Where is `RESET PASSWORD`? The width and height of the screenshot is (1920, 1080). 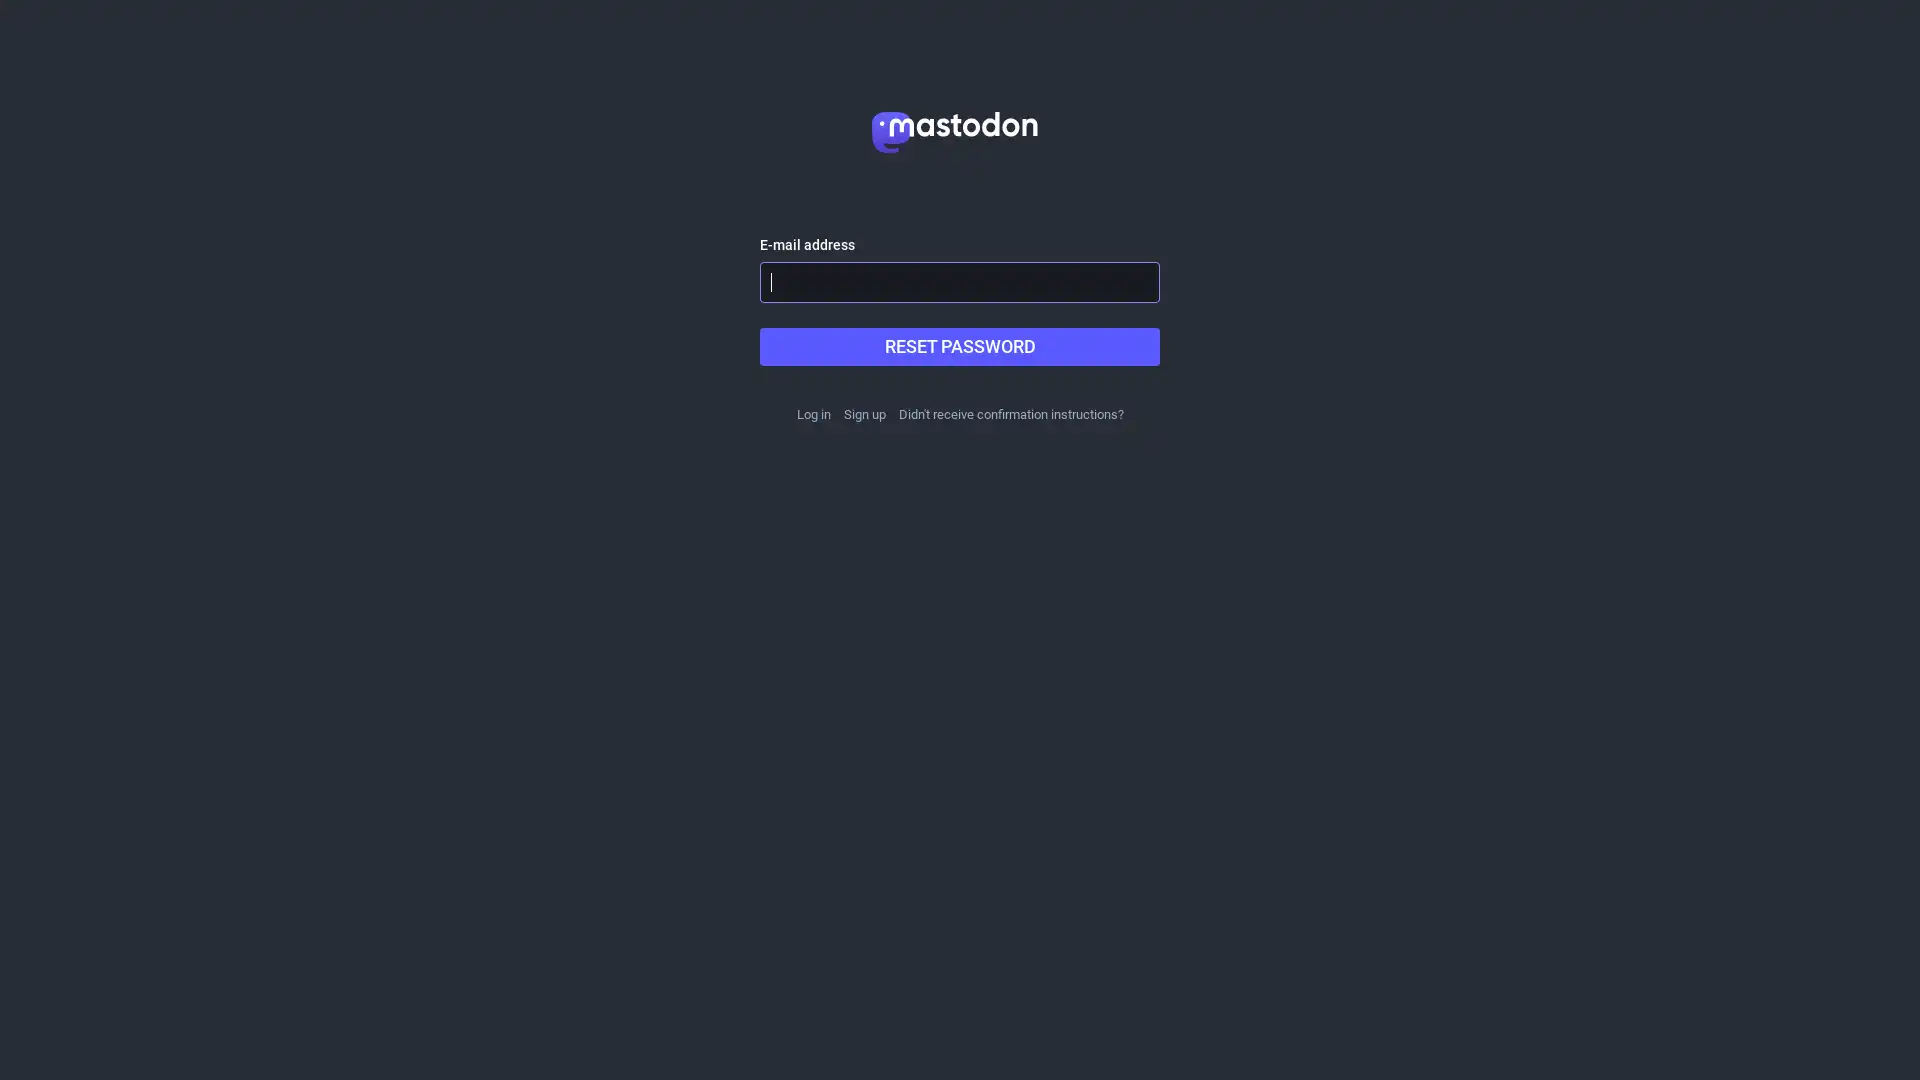 RESET PASSWORD is located at coordinates (960, 346).